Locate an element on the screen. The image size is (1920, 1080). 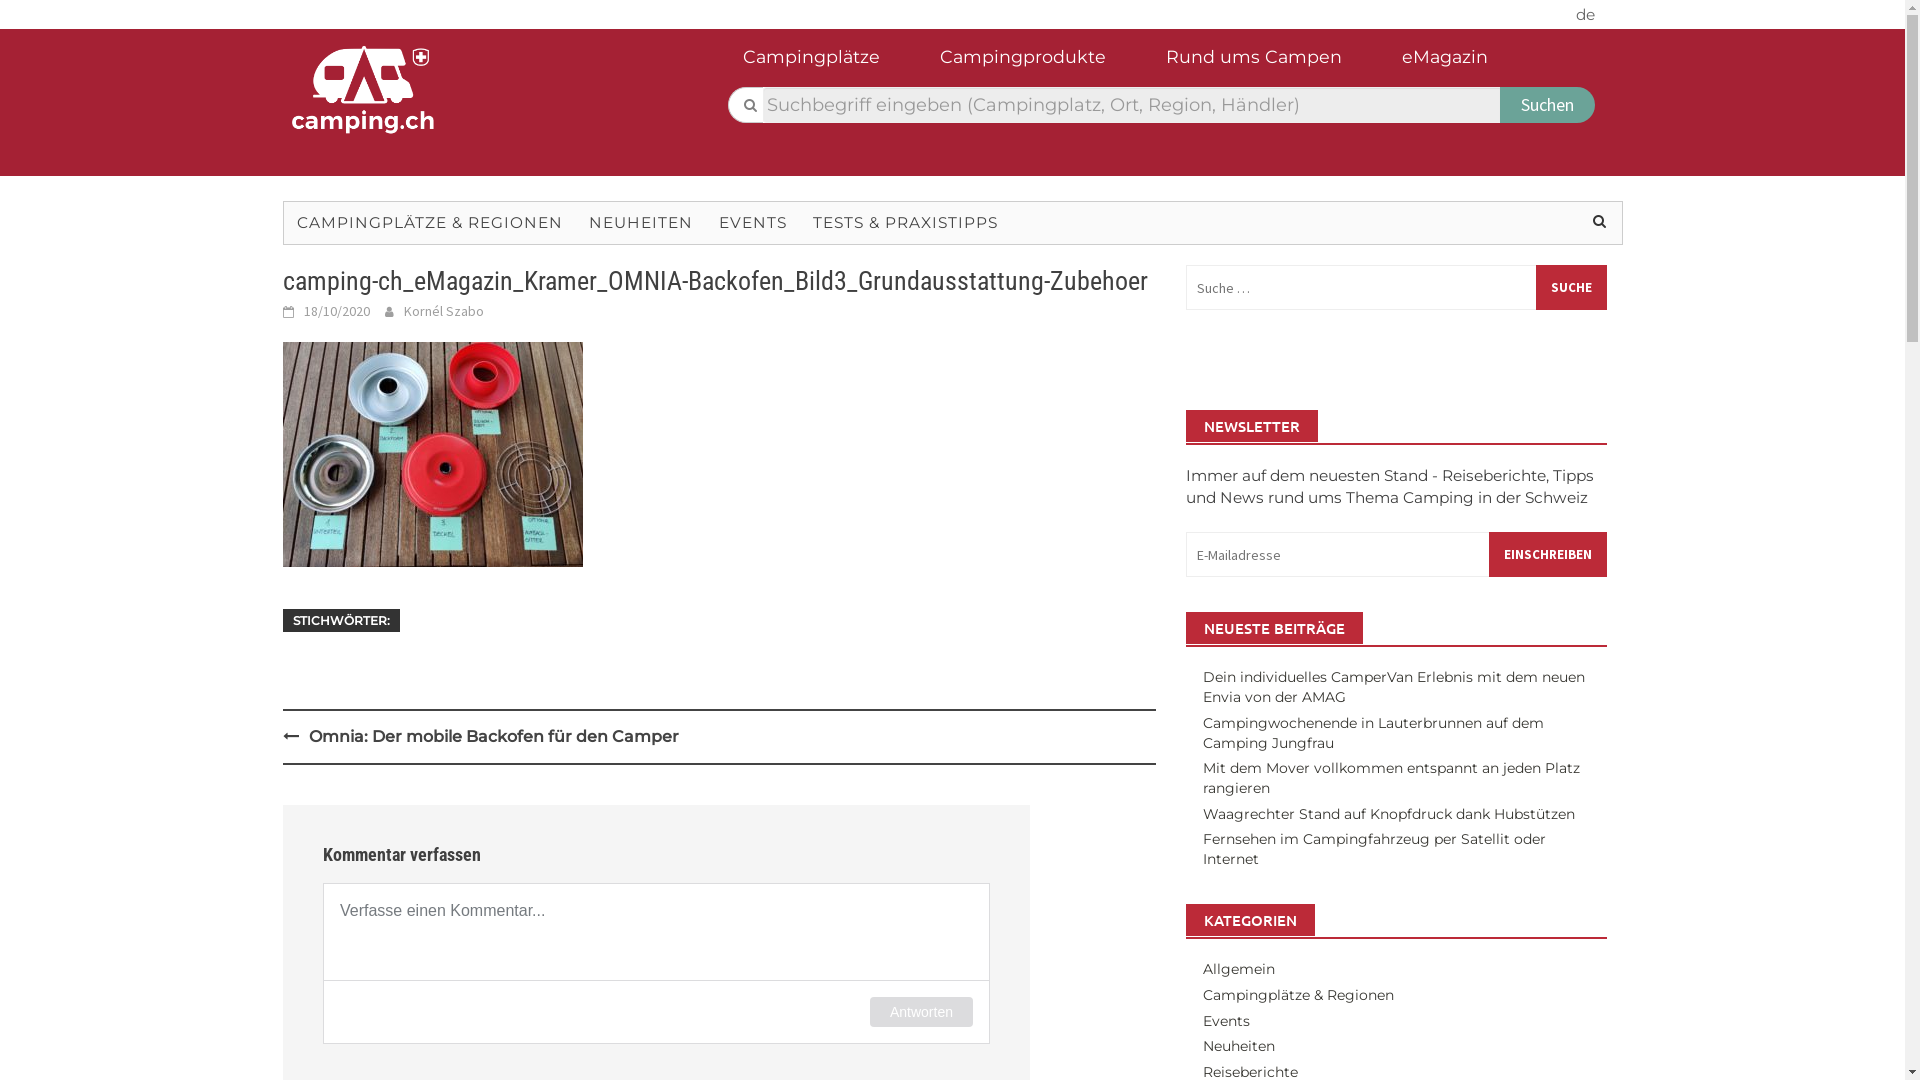
'Suche' is located at coordinates (1570, 287).